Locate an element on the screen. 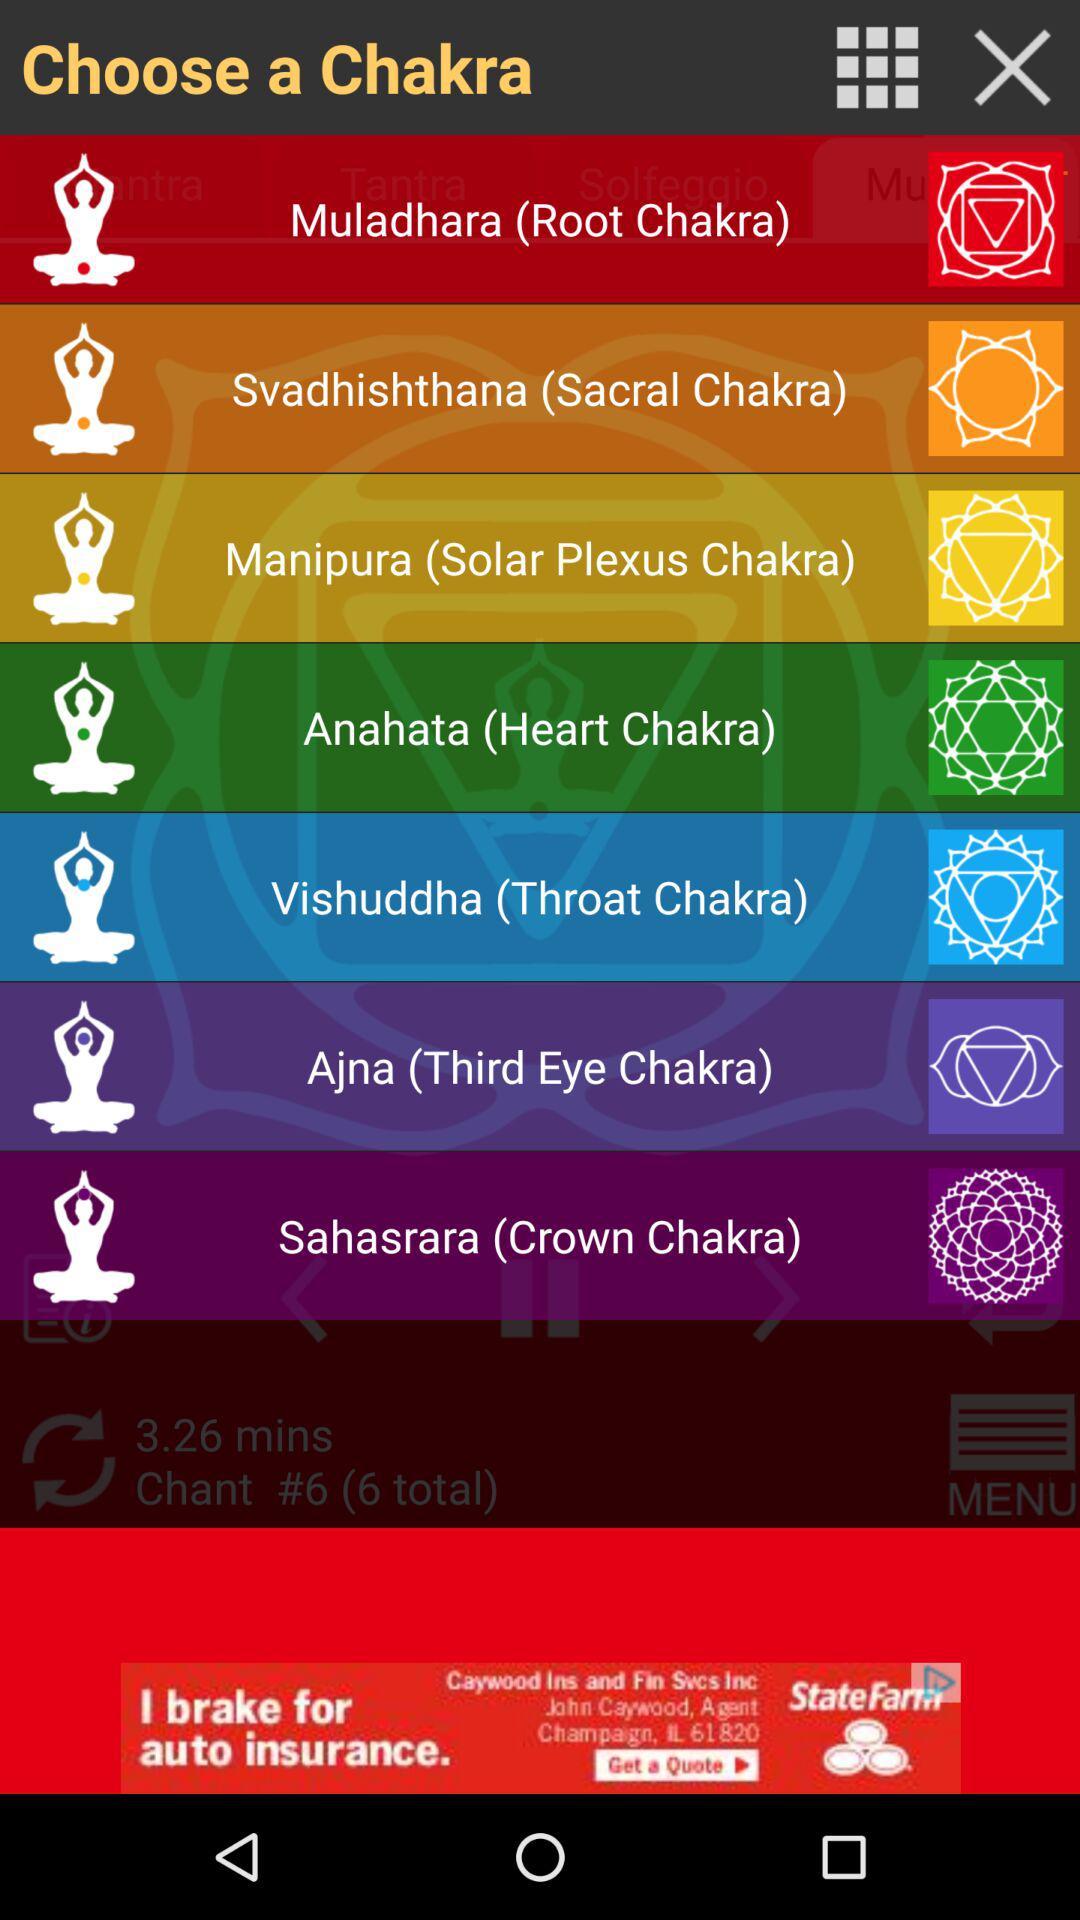  the menu icon is located at coordinates (1012, 1561).